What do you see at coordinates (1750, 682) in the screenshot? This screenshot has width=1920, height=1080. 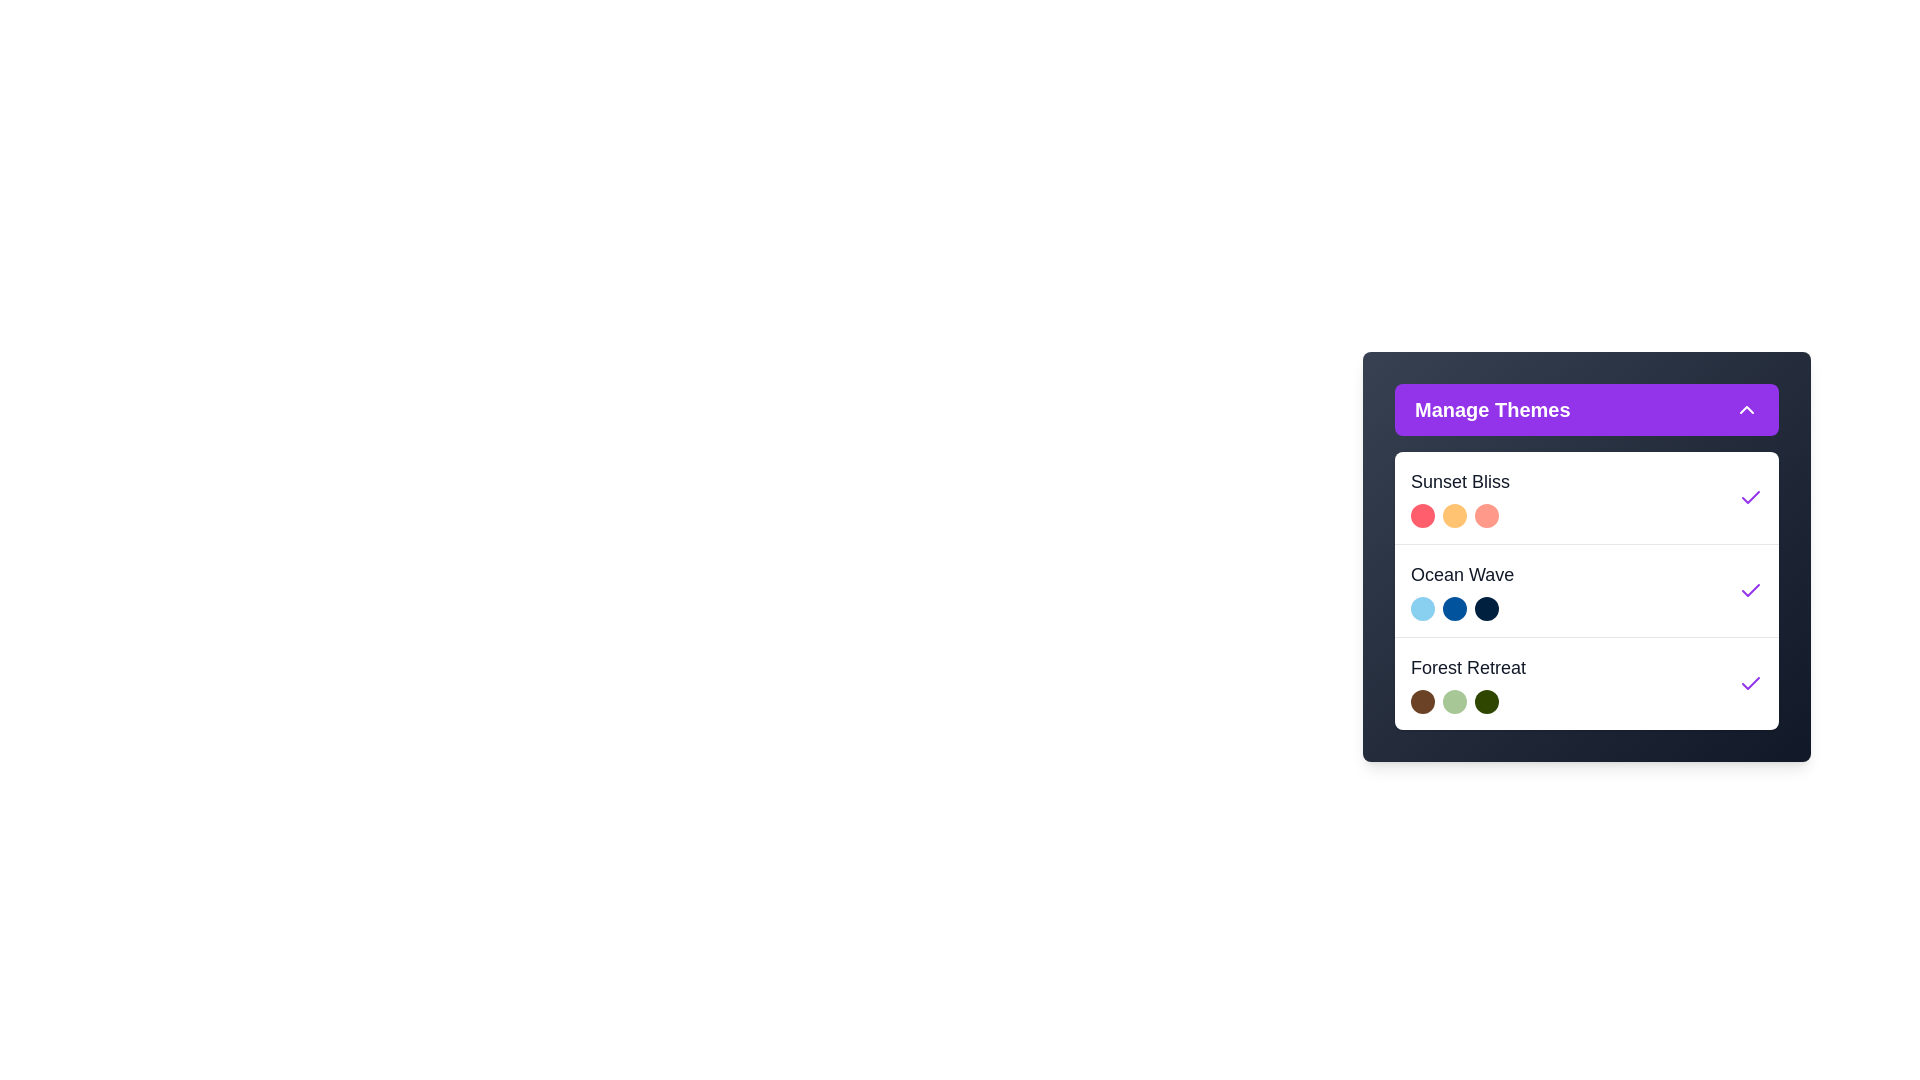 I see `the theme Forest Retreat by clicking its checkmark` at bounding box center [1750, 682].